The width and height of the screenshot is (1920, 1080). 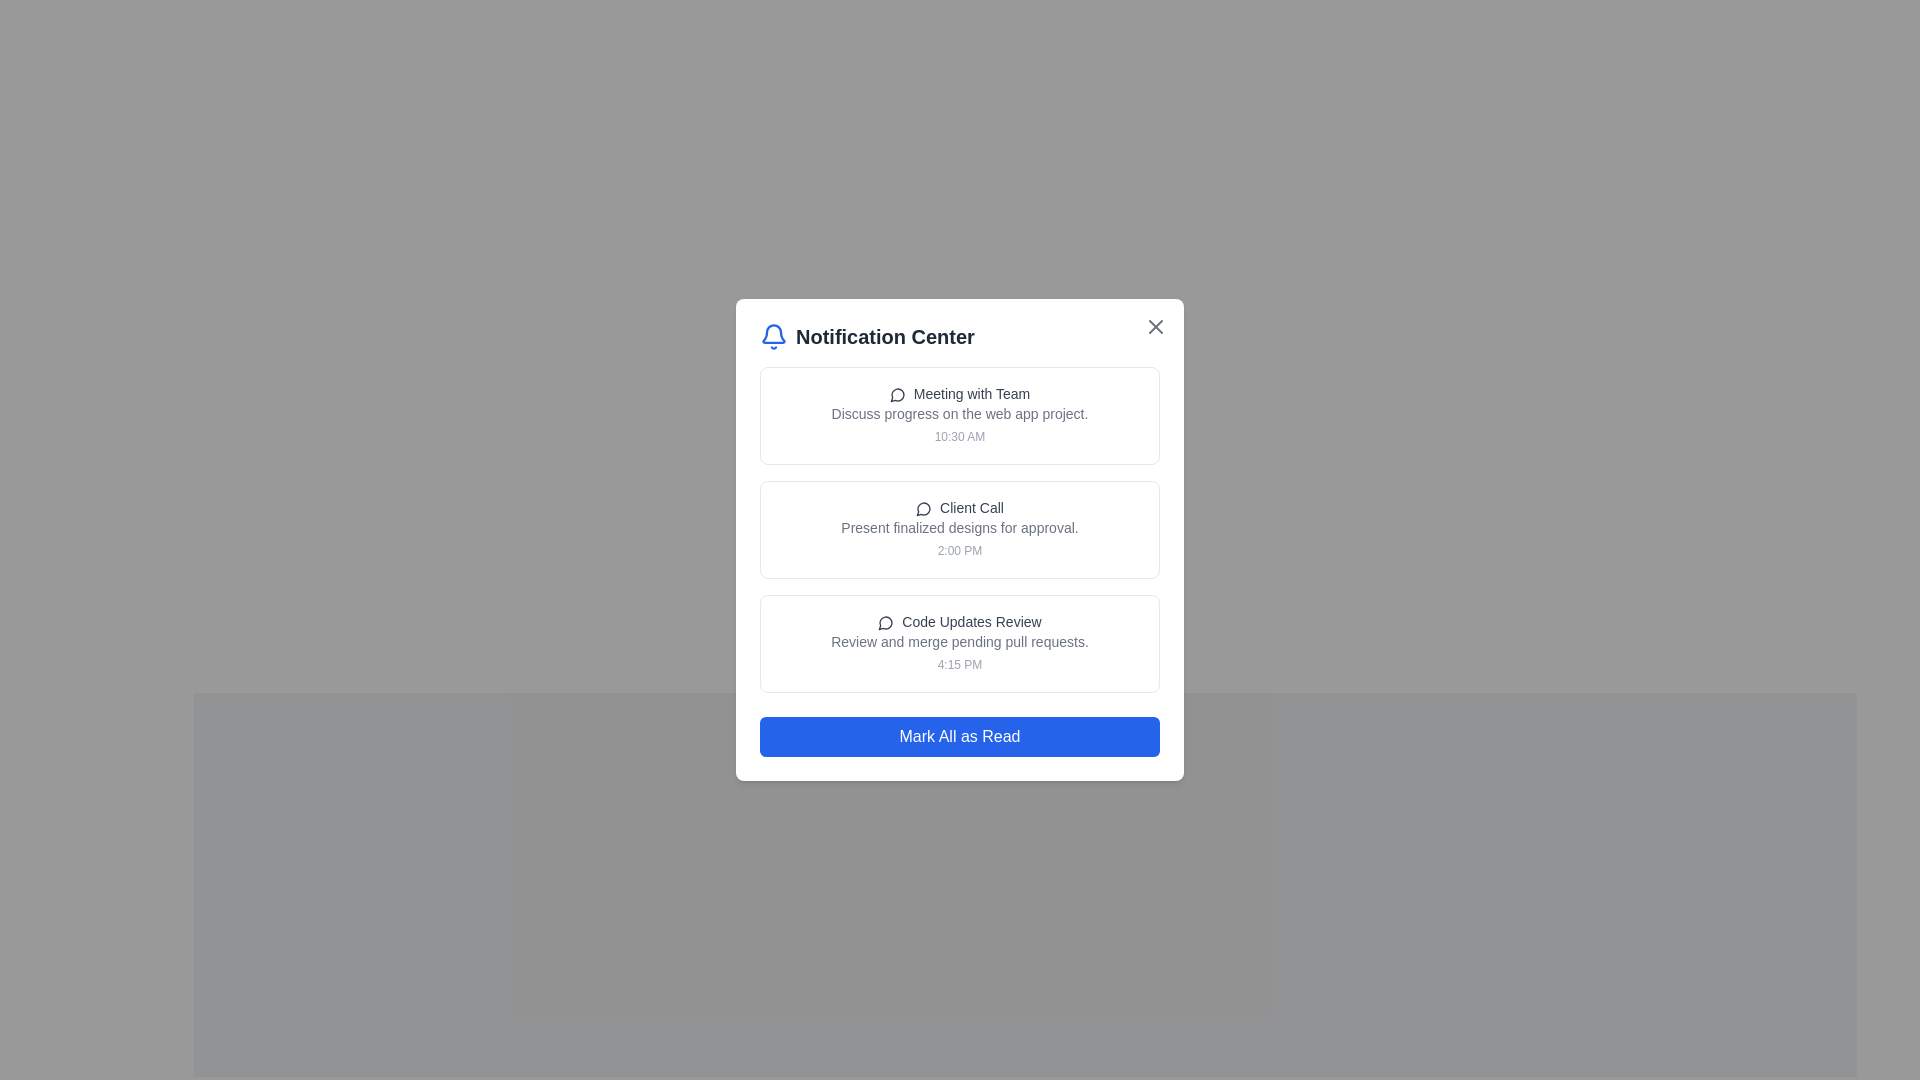 I want to click on the circular speech bubble icon located to the left of the text 'Code Updates Review', so click(x=885, y=622).